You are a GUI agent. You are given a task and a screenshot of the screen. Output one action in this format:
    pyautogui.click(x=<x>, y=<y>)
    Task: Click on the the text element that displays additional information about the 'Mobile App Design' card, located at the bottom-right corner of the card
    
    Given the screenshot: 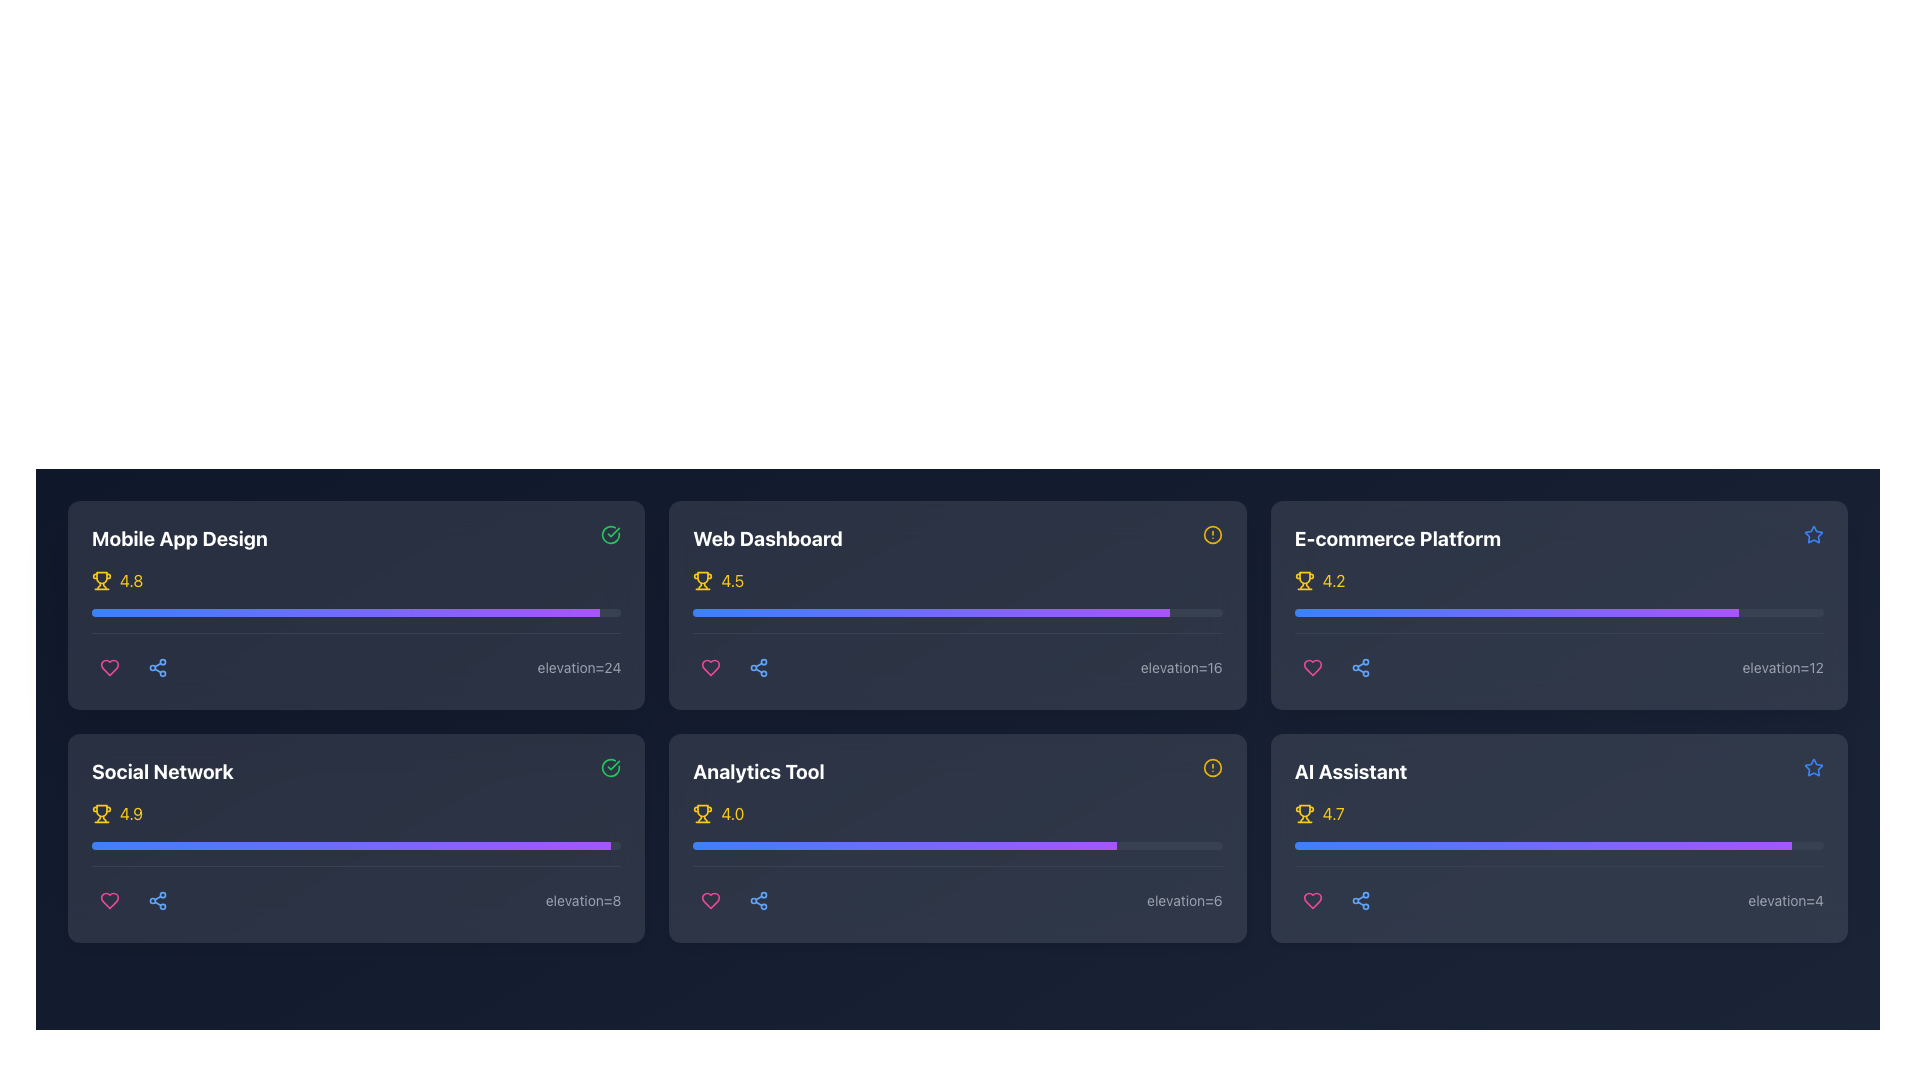 What is the action you would take?
    pyautogui.click(x=578, y=667)
    